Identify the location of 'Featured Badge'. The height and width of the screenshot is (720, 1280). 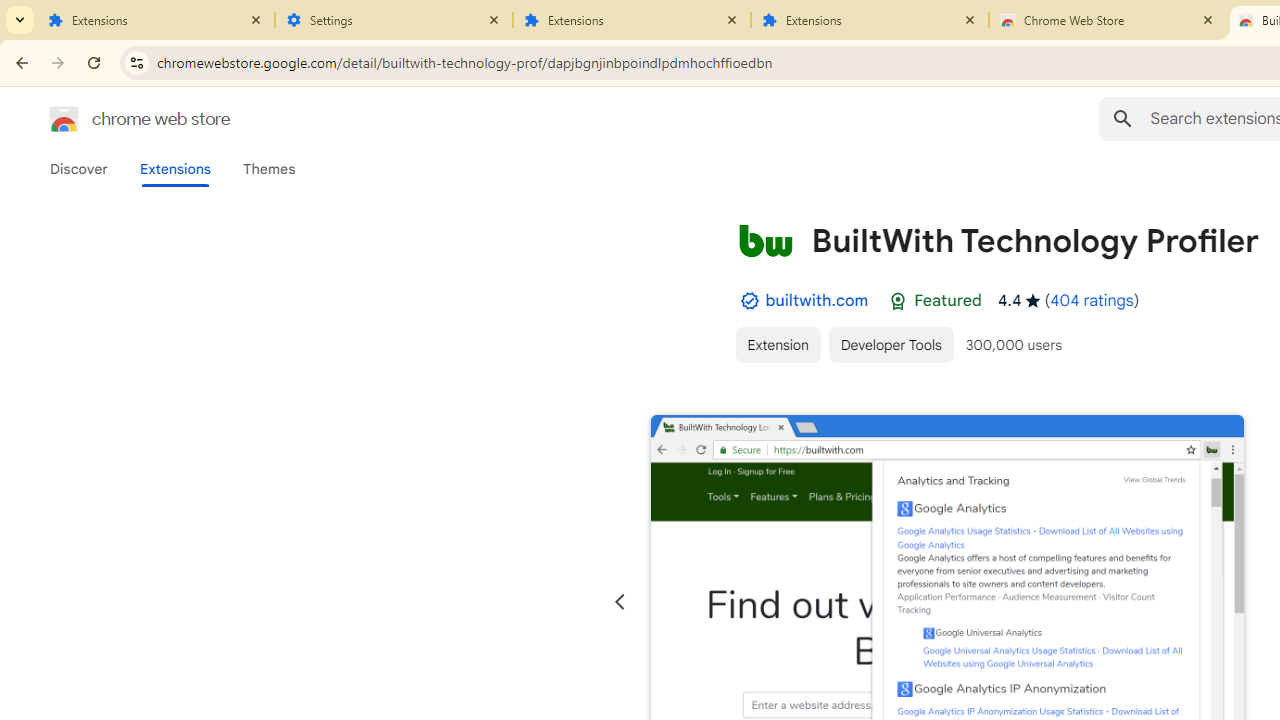
(897, 301).